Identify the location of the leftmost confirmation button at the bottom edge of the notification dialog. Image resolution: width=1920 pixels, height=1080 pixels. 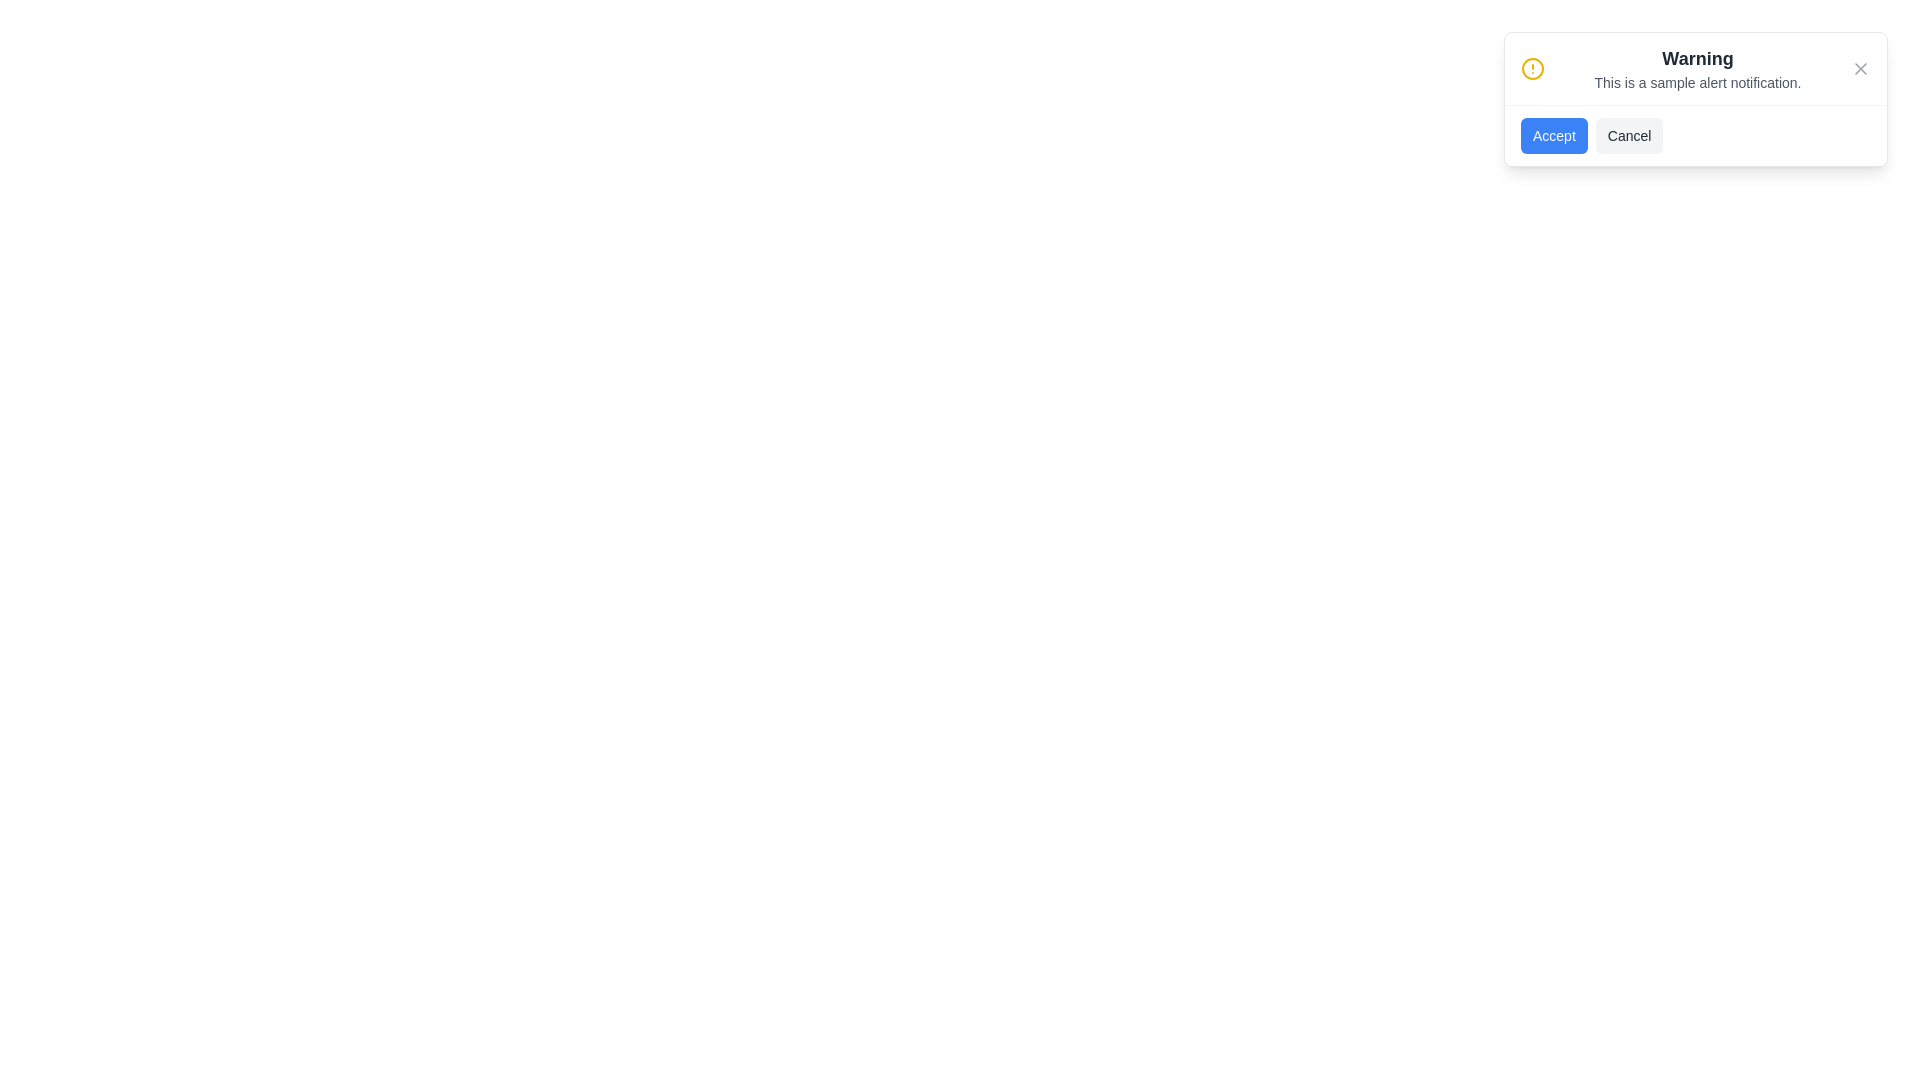
(1553, 135).